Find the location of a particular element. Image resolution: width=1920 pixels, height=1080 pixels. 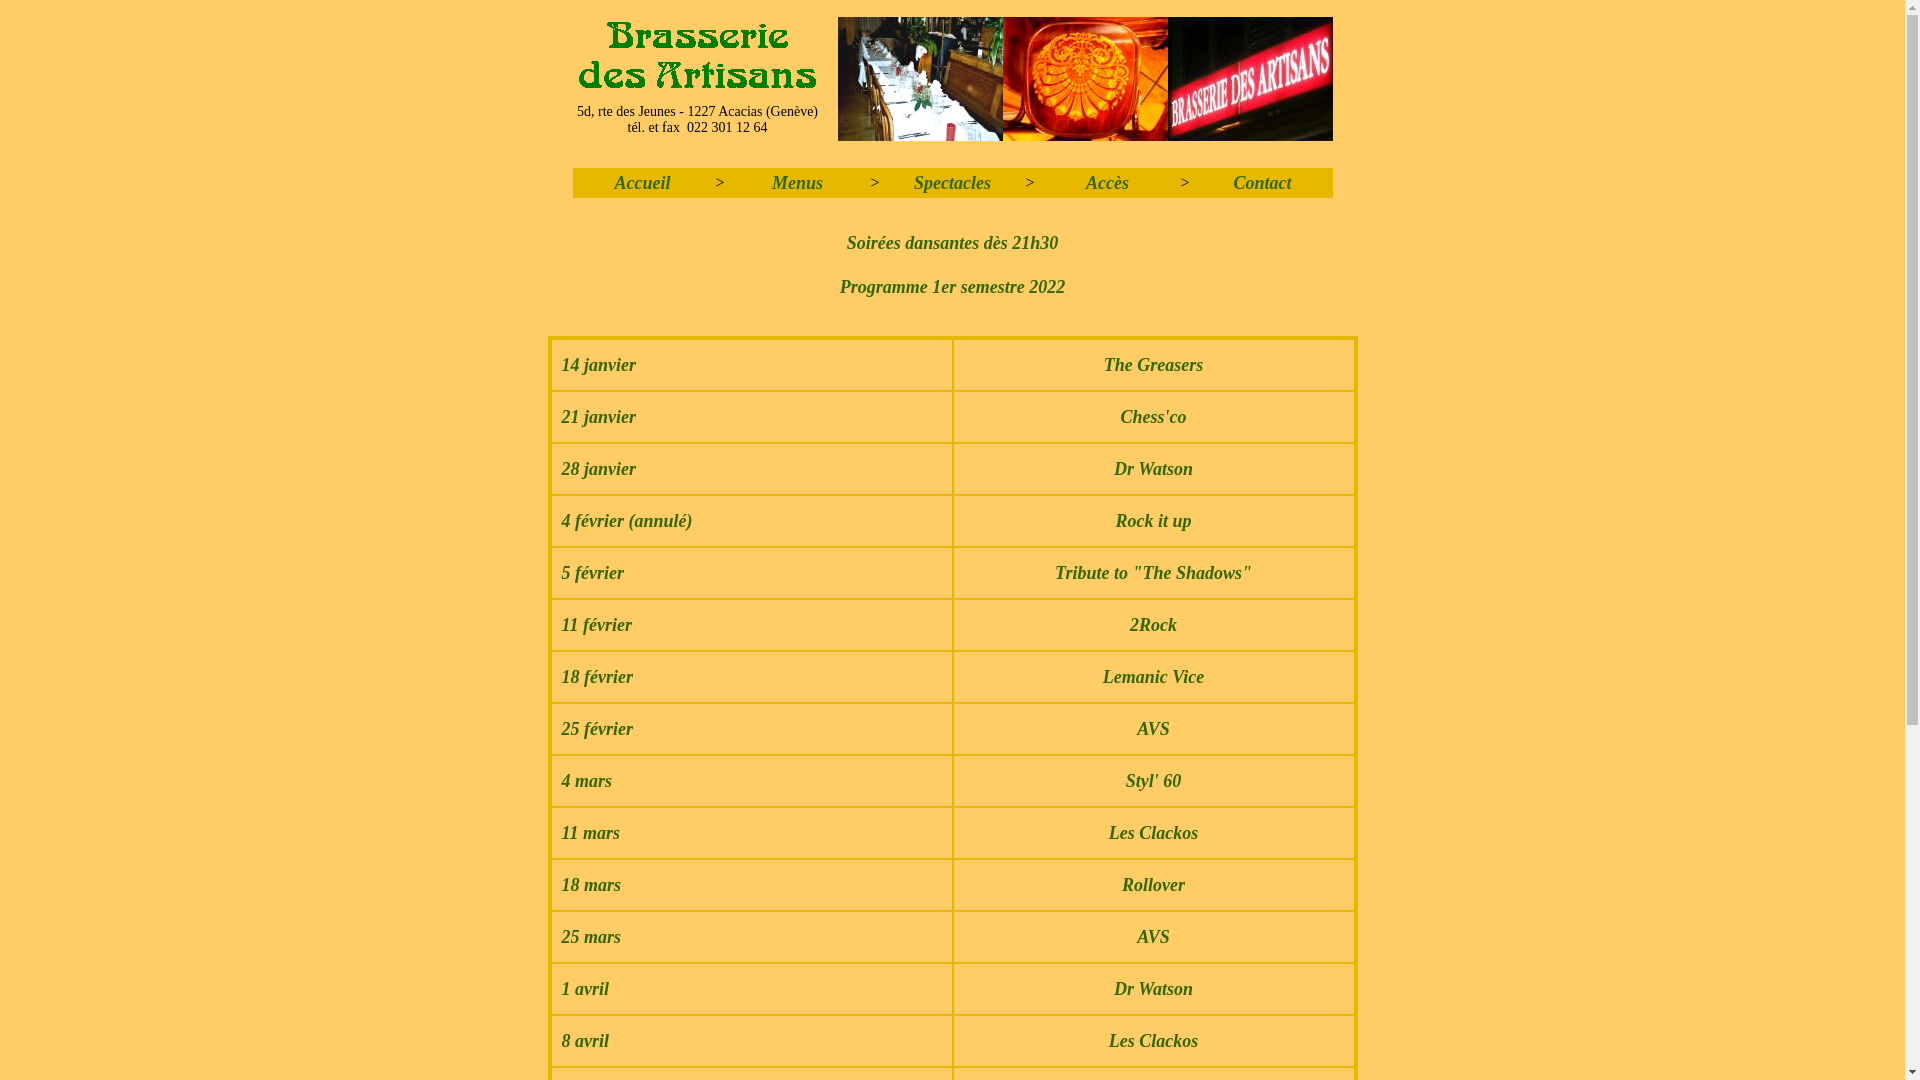

'Menus' is located at coordinates (796, 182).